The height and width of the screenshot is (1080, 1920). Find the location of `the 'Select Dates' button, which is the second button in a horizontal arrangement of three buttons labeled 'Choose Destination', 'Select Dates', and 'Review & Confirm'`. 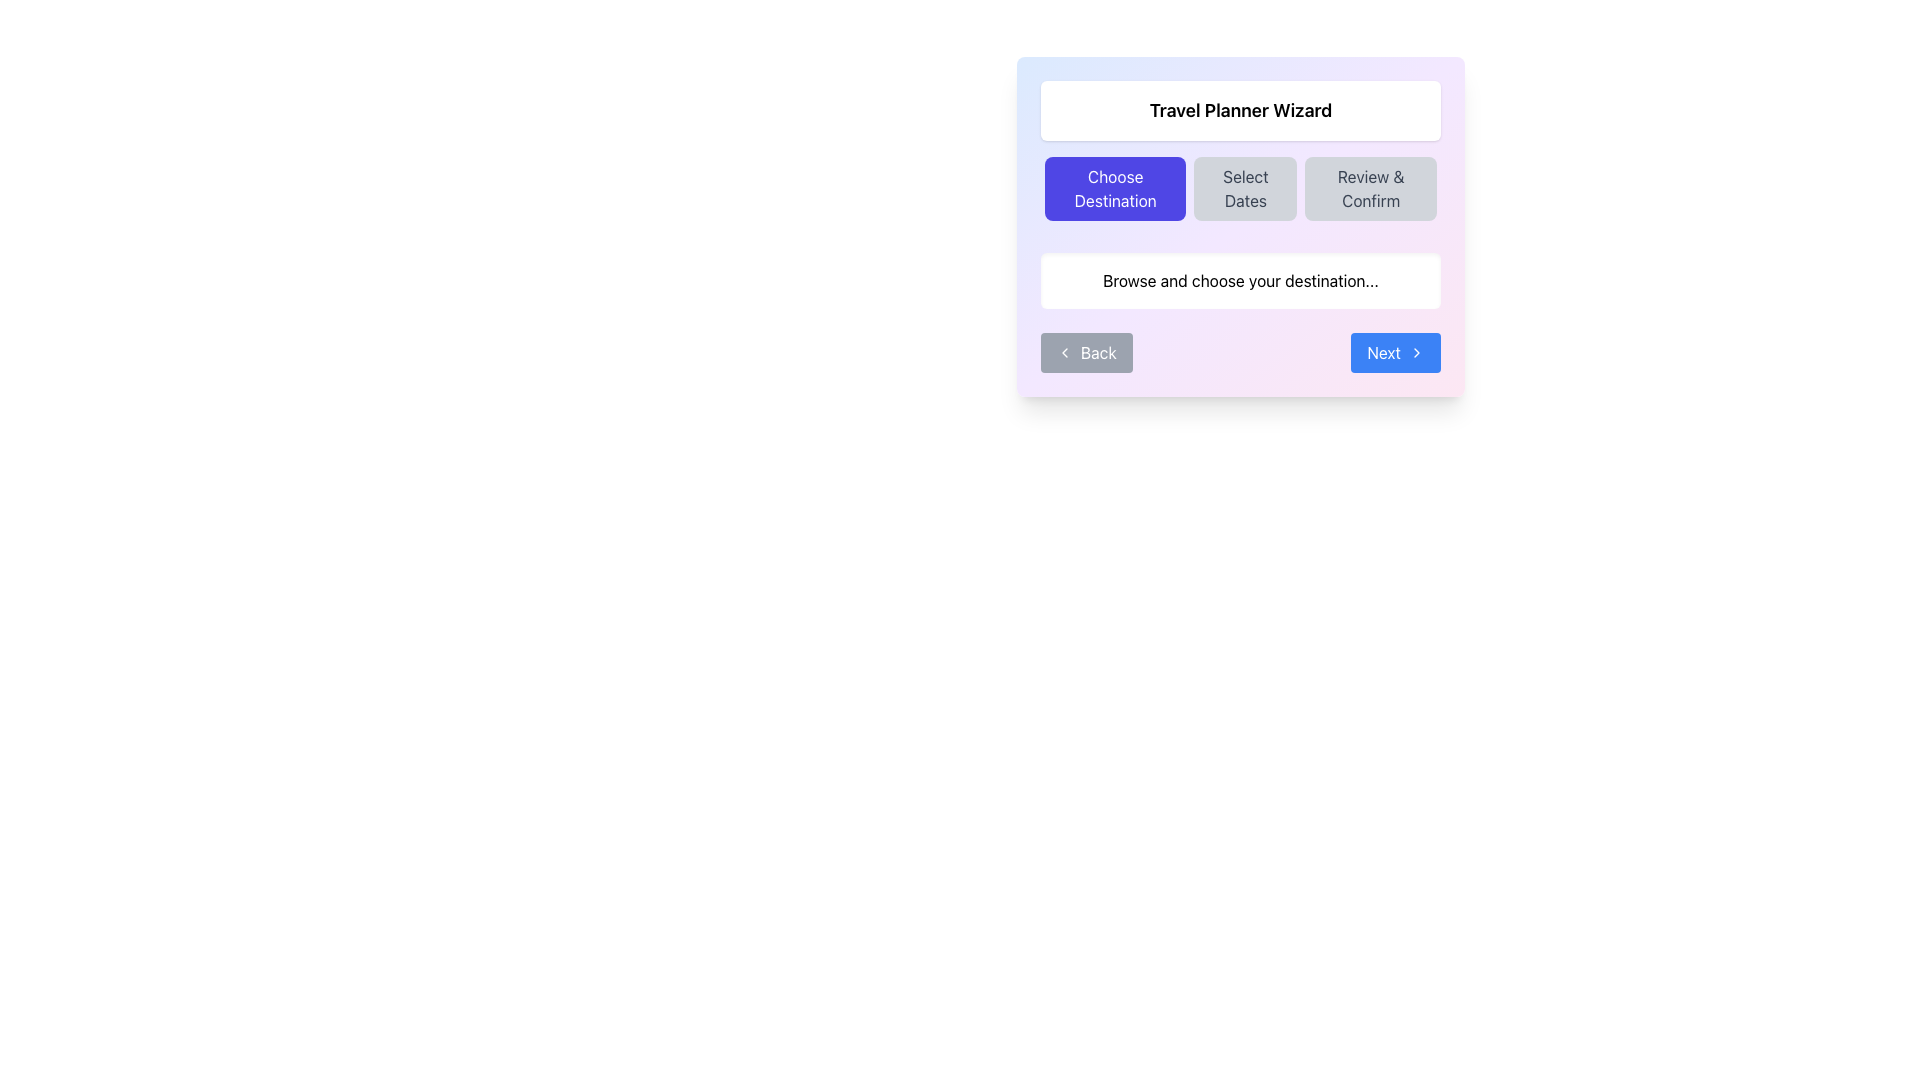

the 'Select Dates' button, which is the second button in a horizontal arrangement of three buttons labeled 'Choose Destination', 'Select Dates', and 'Review & Confirm' is located at coordinates (1244, 189).